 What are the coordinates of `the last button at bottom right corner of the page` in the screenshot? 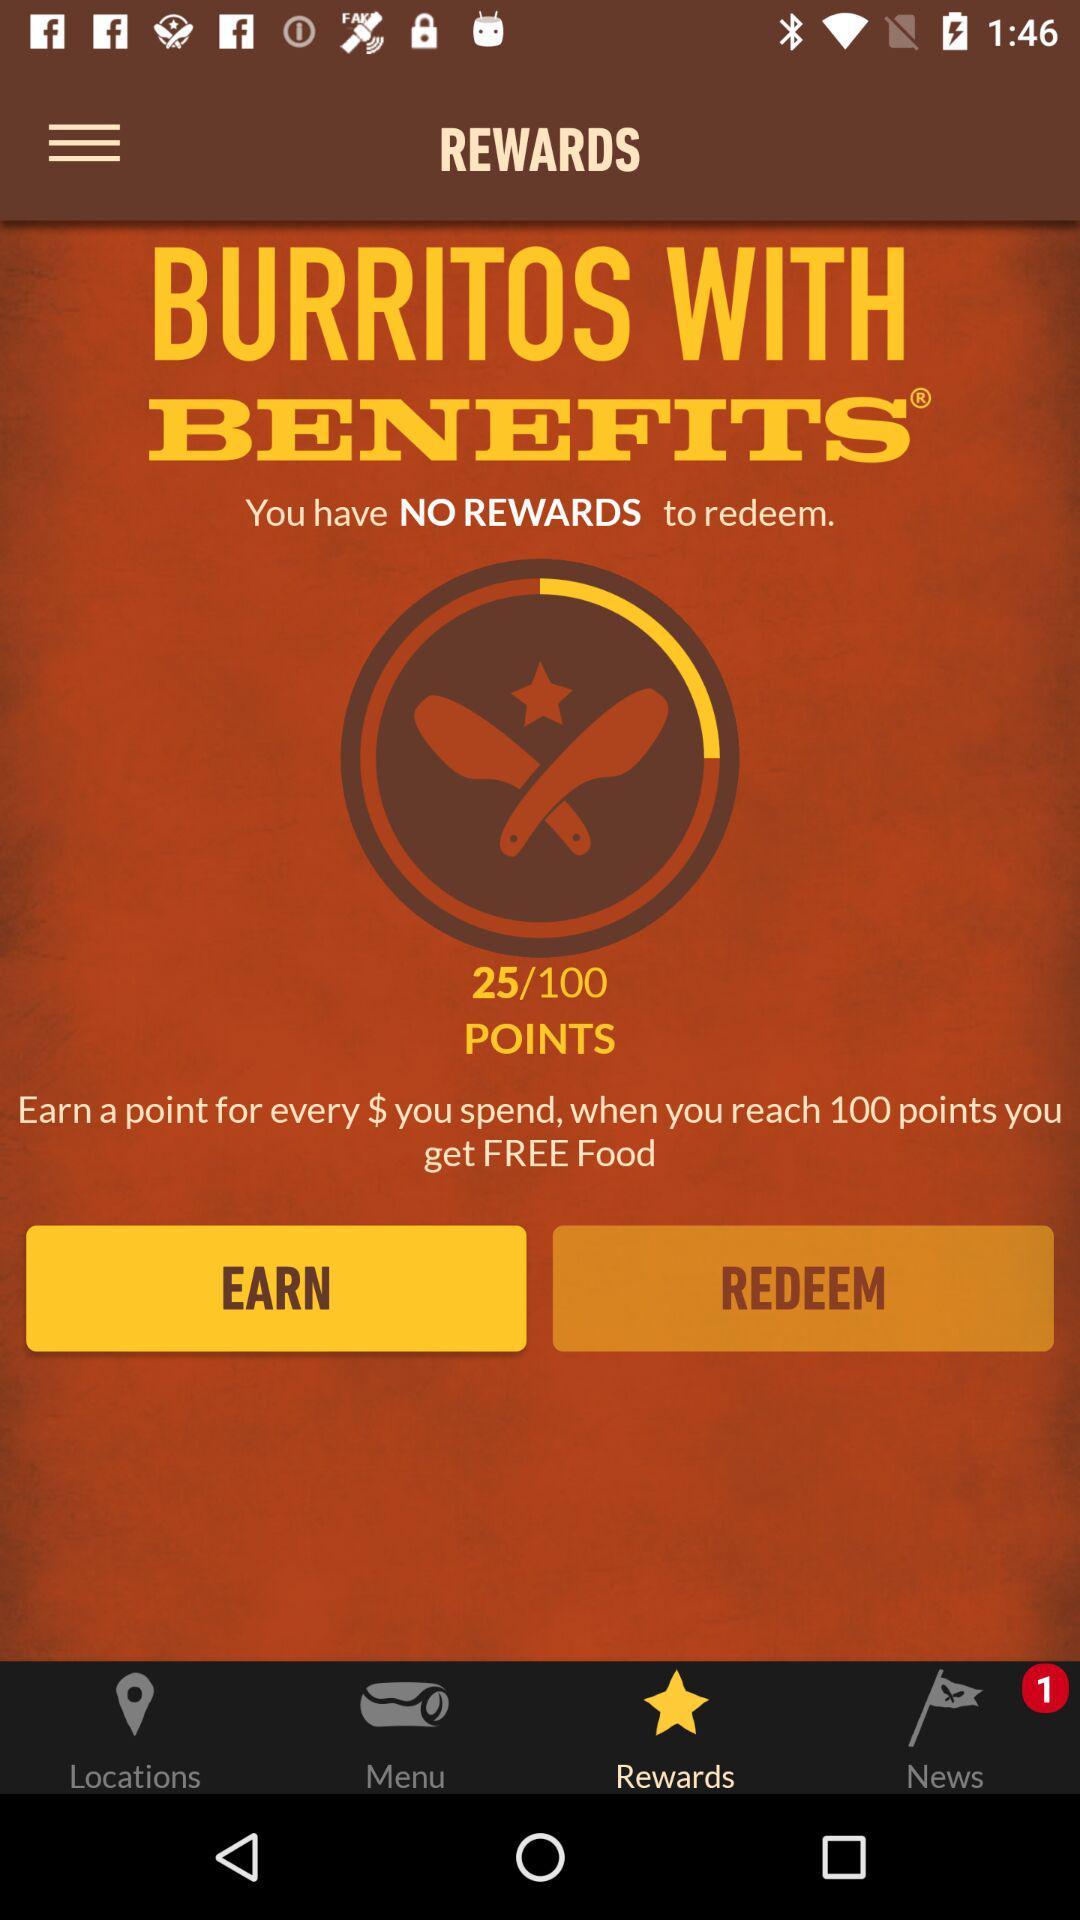 It's located at (945, 1723).